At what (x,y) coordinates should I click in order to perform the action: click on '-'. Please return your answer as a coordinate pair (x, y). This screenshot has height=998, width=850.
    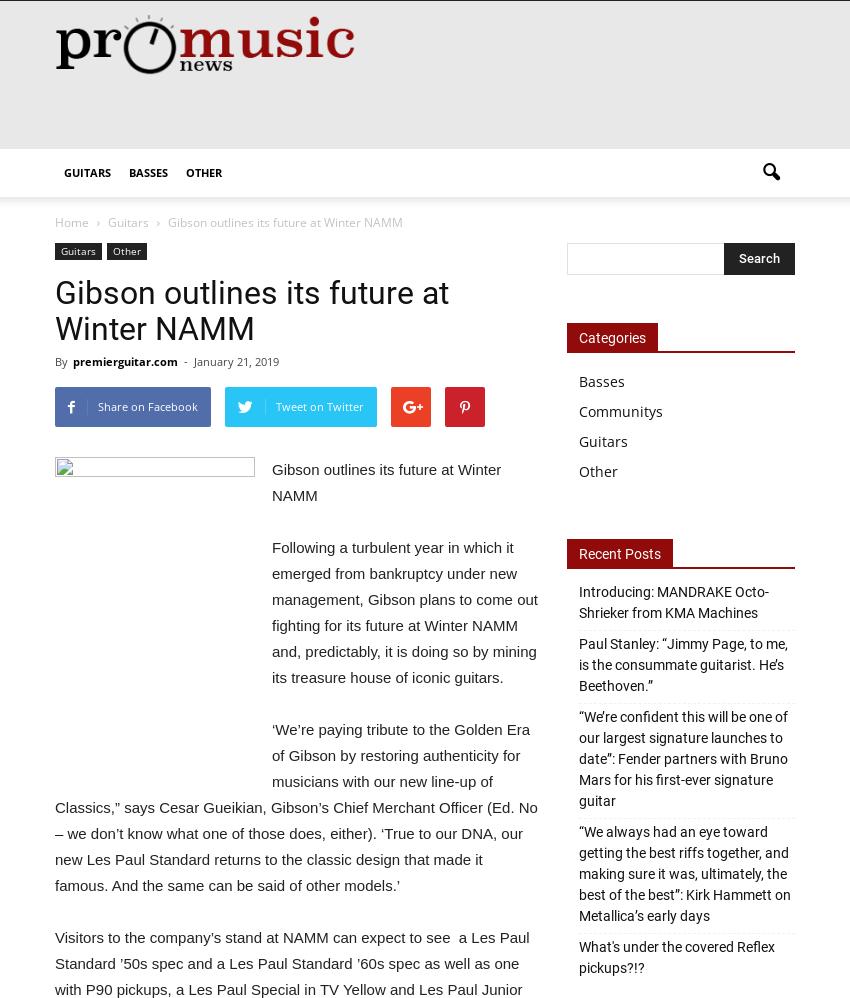
    Looking at the image, I should click on (183, 360).